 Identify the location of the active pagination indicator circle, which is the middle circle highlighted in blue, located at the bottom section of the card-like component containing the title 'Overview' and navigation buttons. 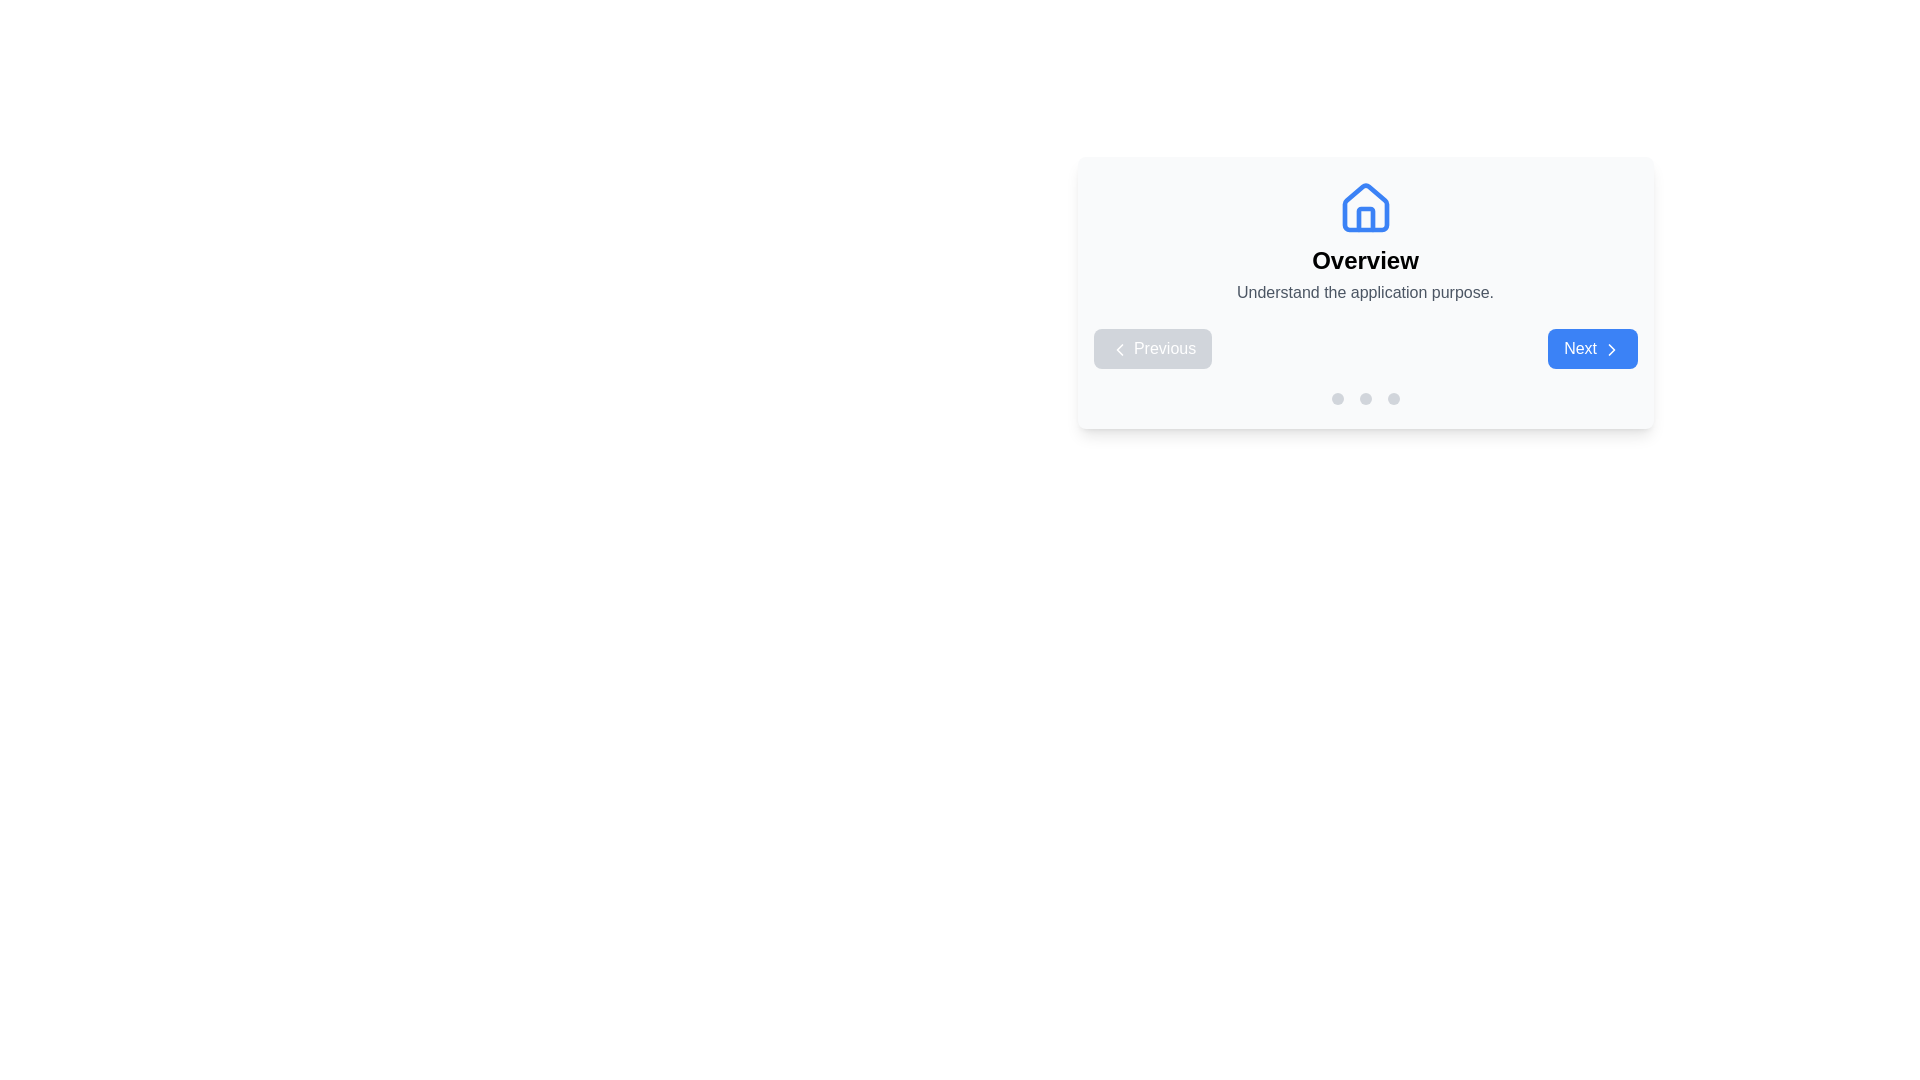
(1364, 398).